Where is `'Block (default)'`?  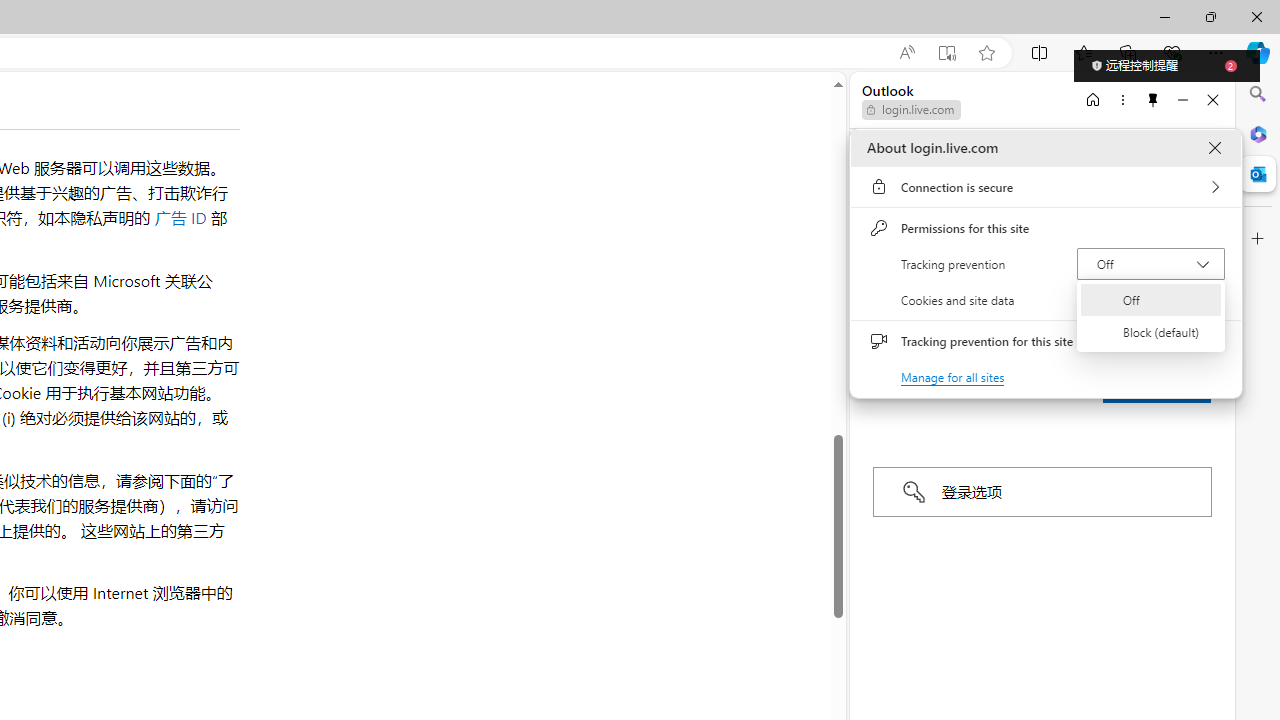
'Block (default)' is located at coordinates (1151, 330).